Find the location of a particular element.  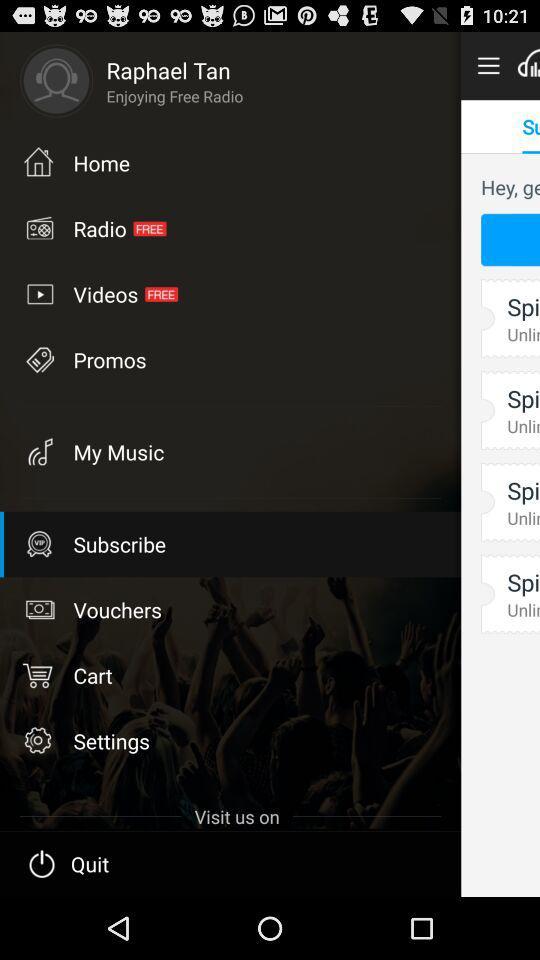

the icon next to promos is located at coordinates (38, 451).